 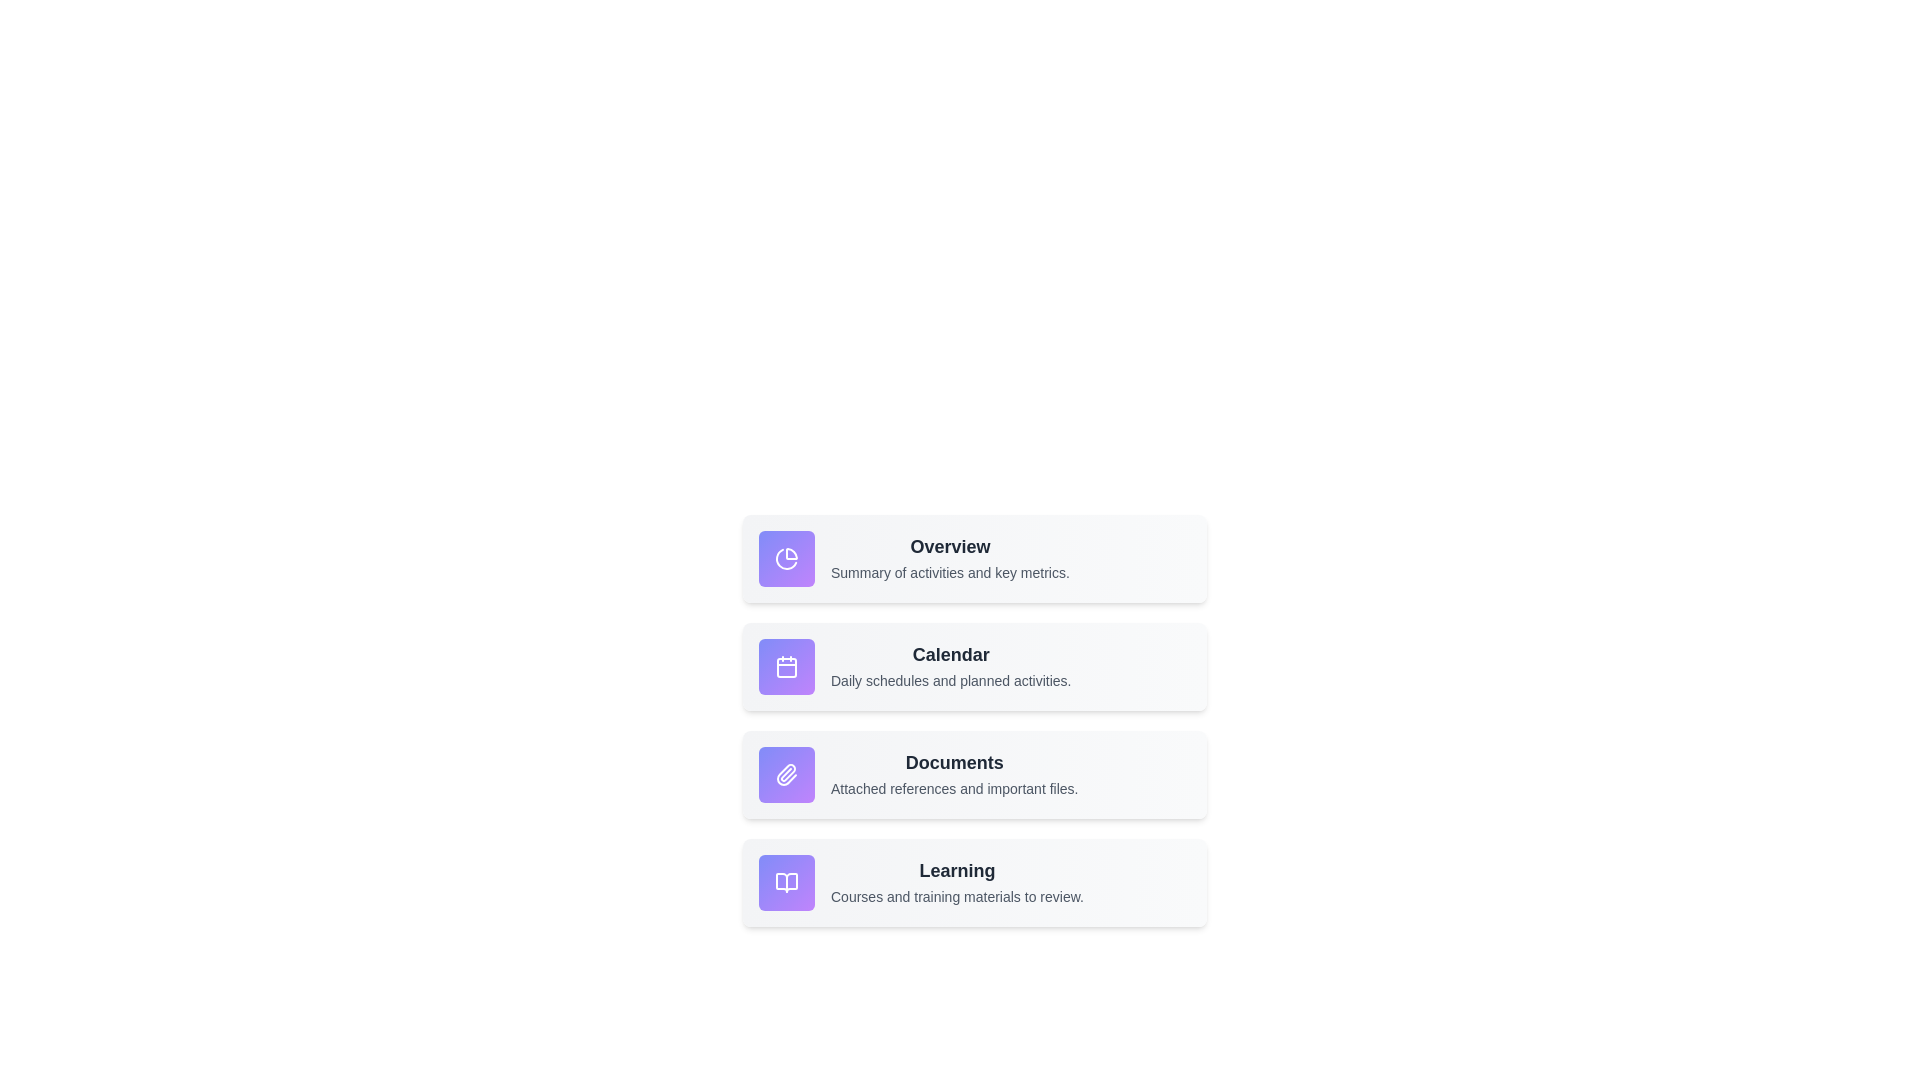 I want to click on the functionality of the icon corresponding to Overview, so click(x=786, y=559).